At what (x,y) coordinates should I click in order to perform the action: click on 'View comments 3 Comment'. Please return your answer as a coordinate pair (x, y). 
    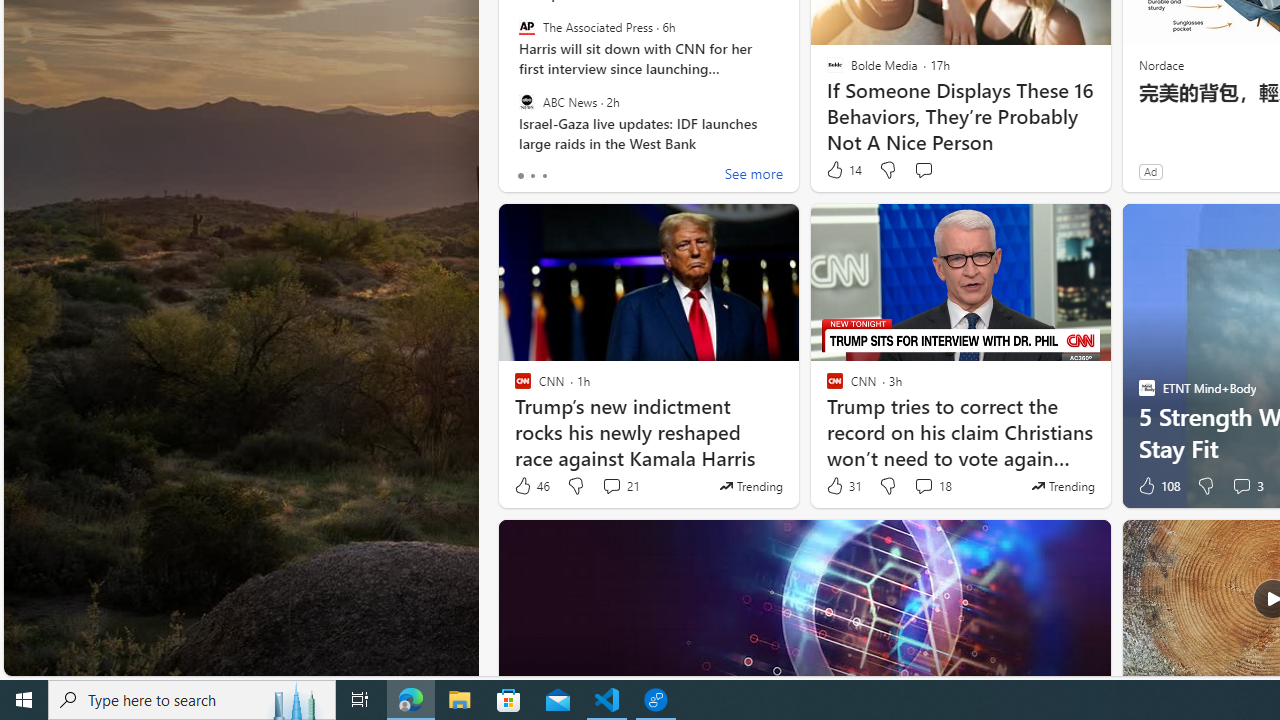
    Looking at the image, I should click on (1246, 486).